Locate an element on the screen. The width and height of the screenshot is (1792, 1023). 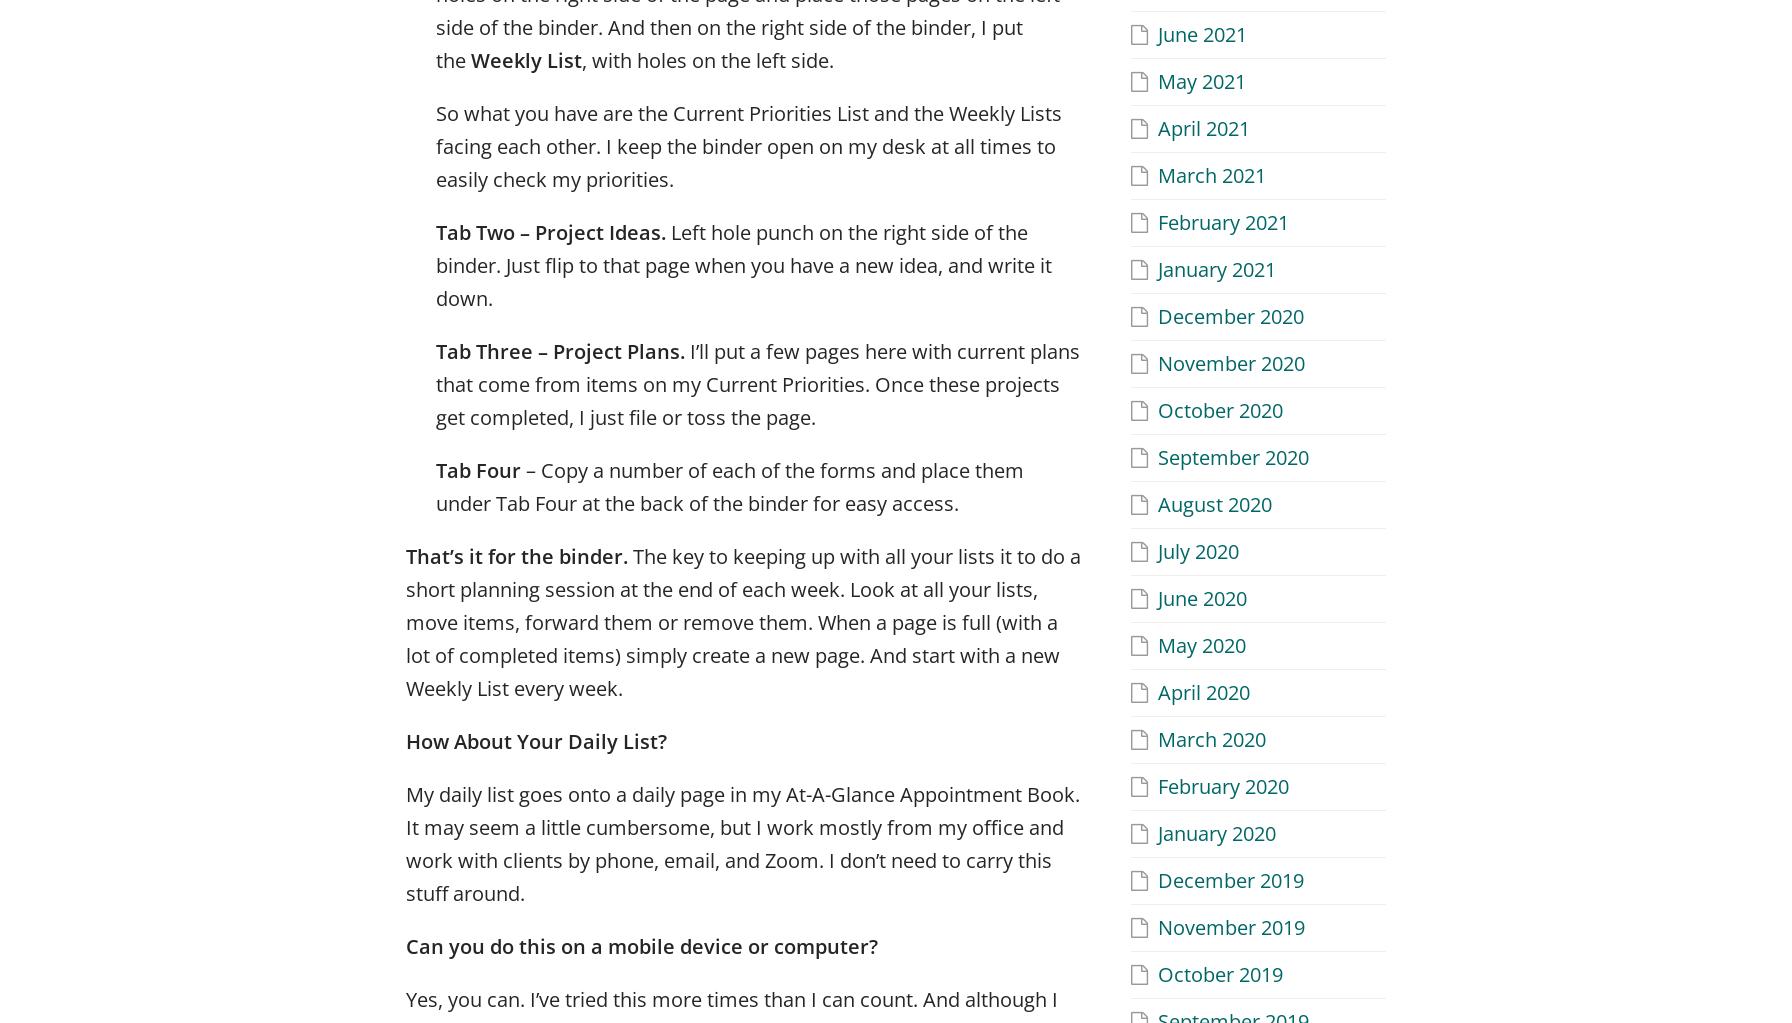
'That’s it for the binder.' is located at coordinates (519, 555).